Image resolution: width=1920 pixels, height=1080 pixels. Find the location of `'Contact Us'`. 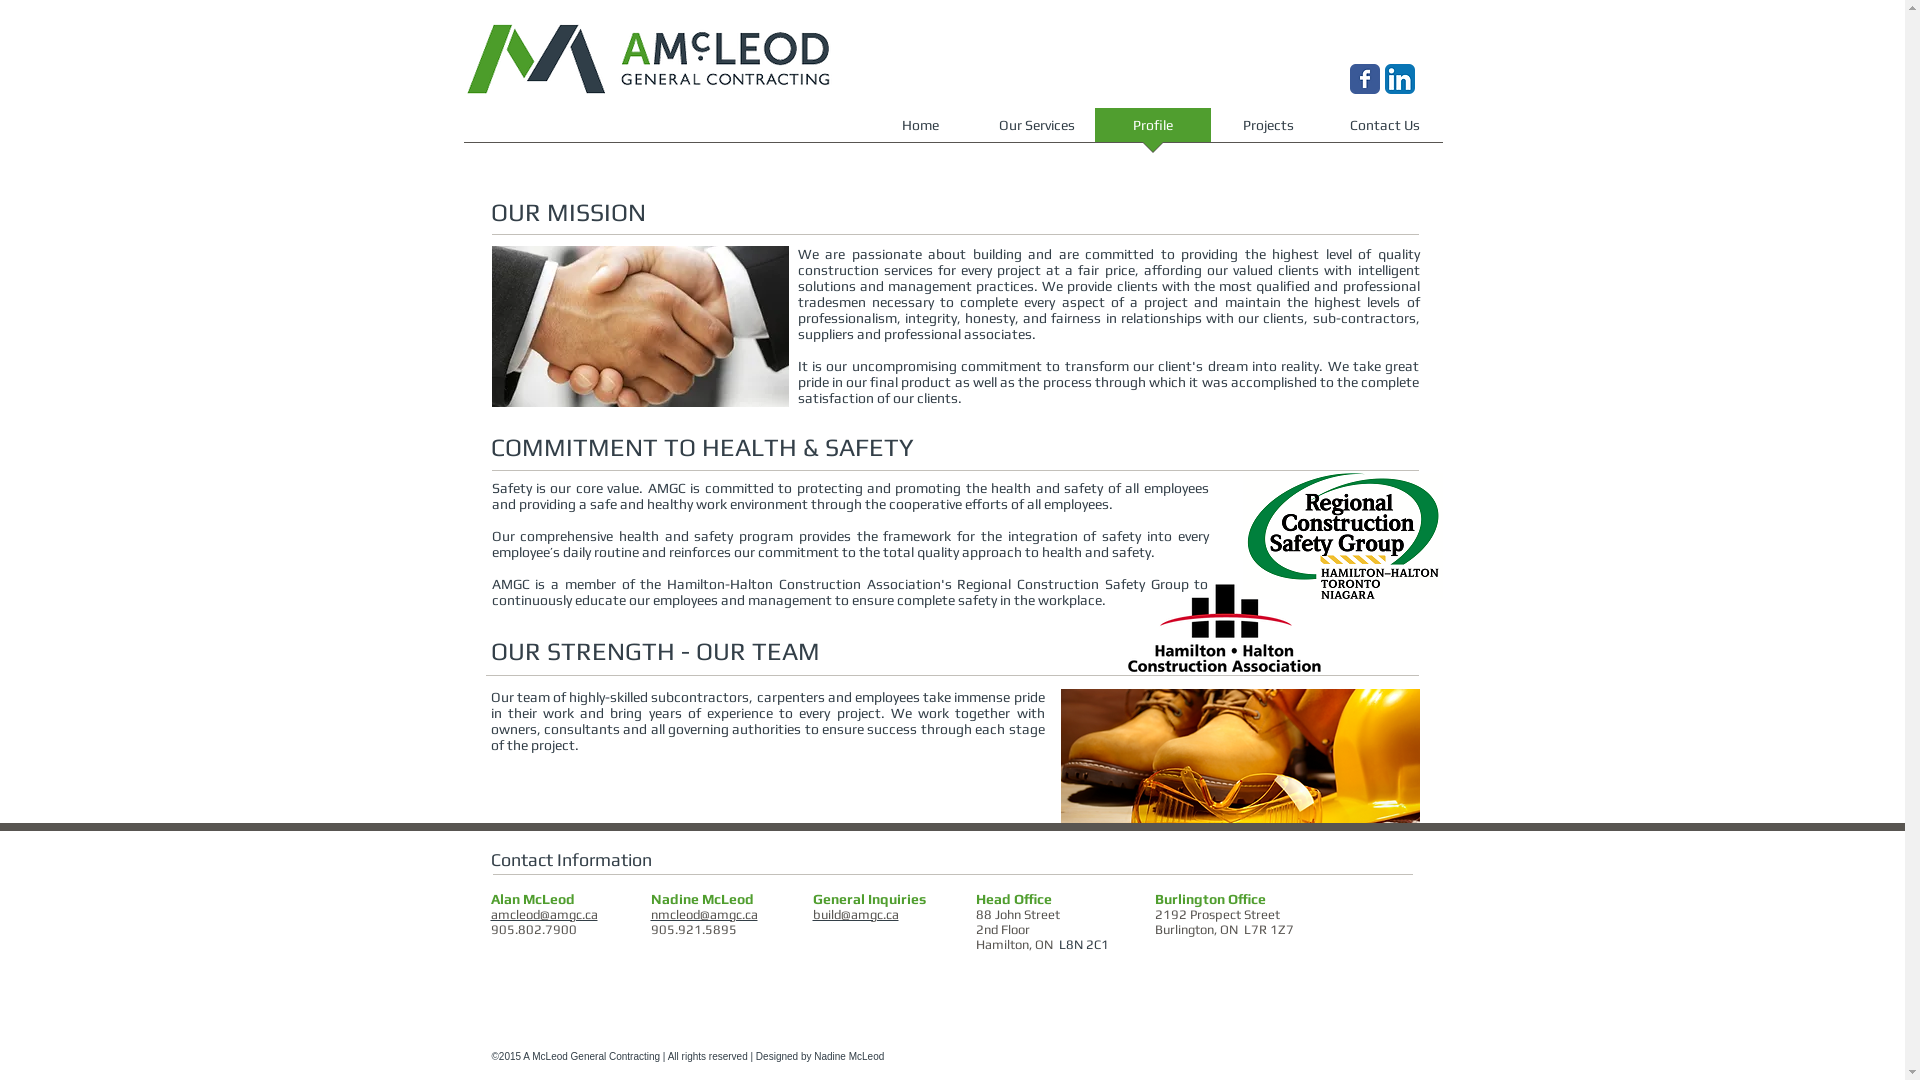

'Contact Us' is located at coordinates (1382, 131).